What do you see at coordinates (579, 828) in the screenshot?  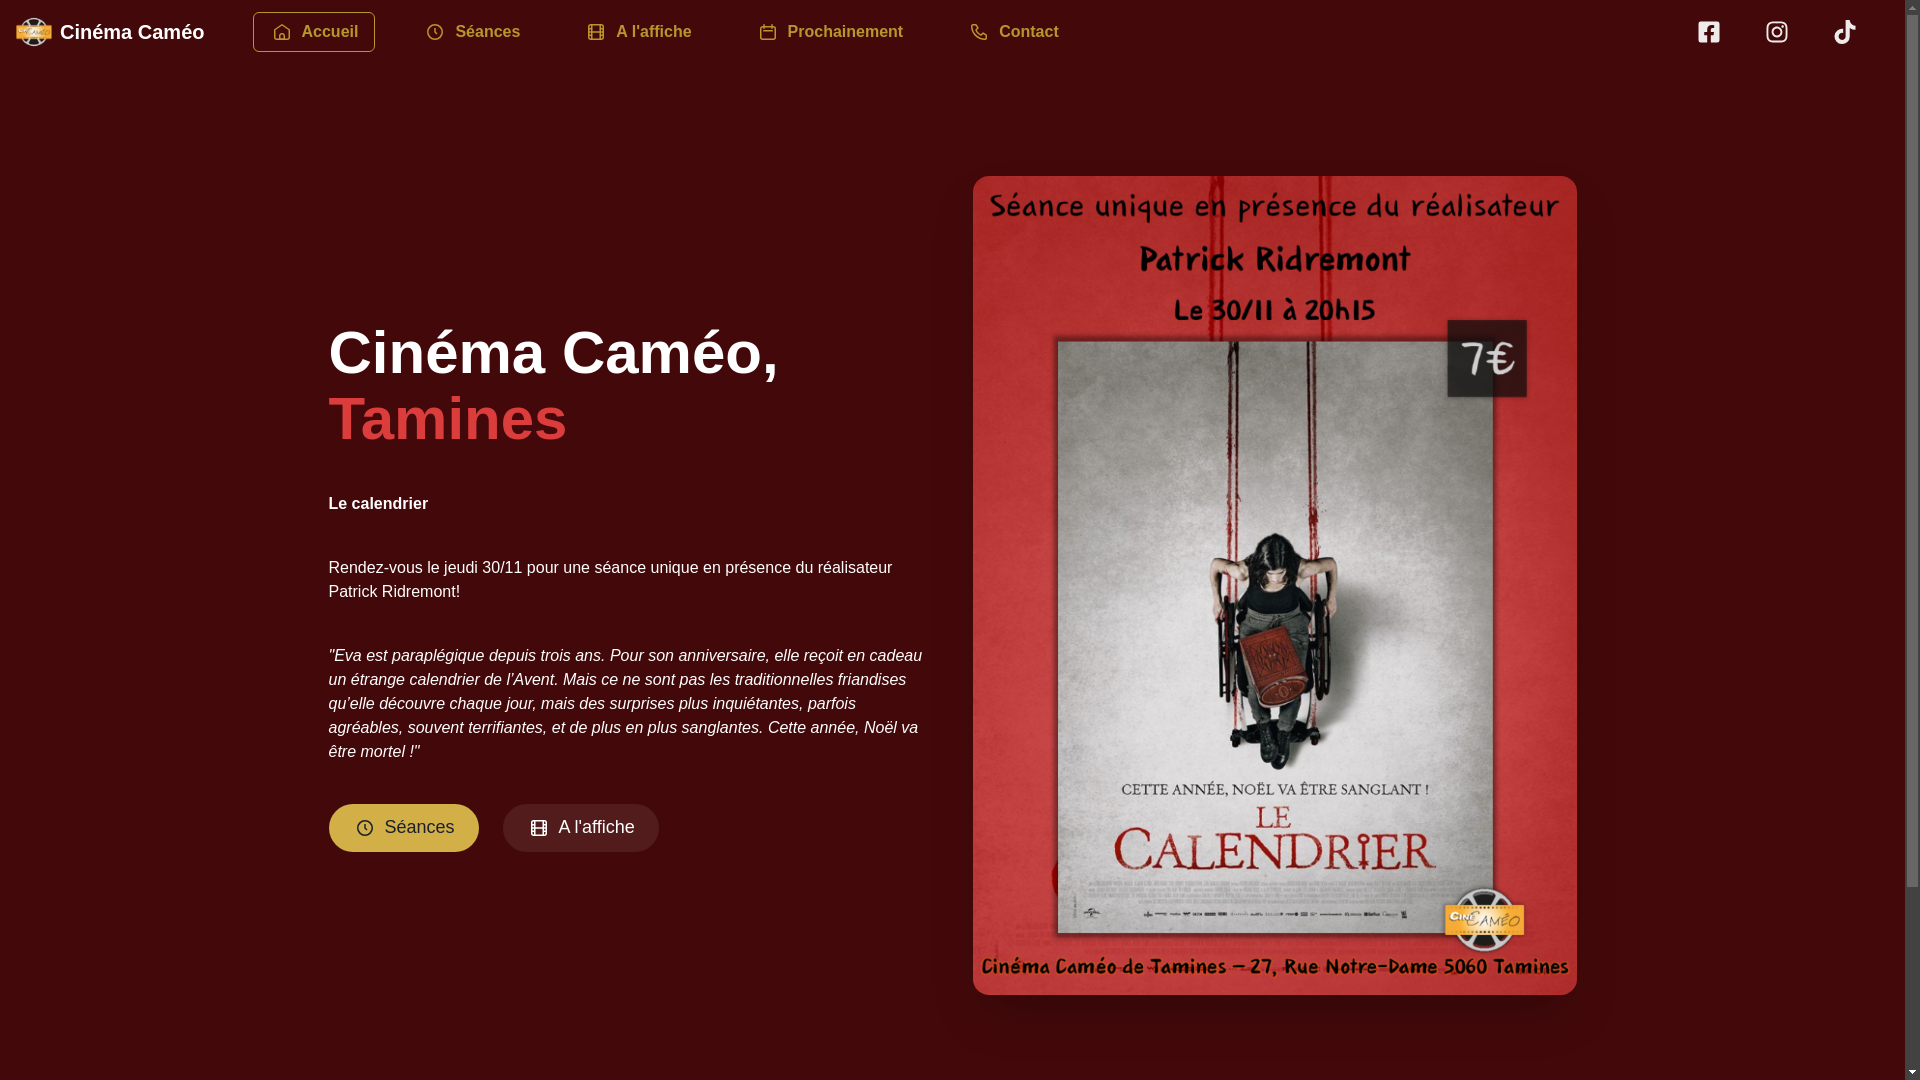 I see `'A l'affiche'` at bounding box center [579, 828].